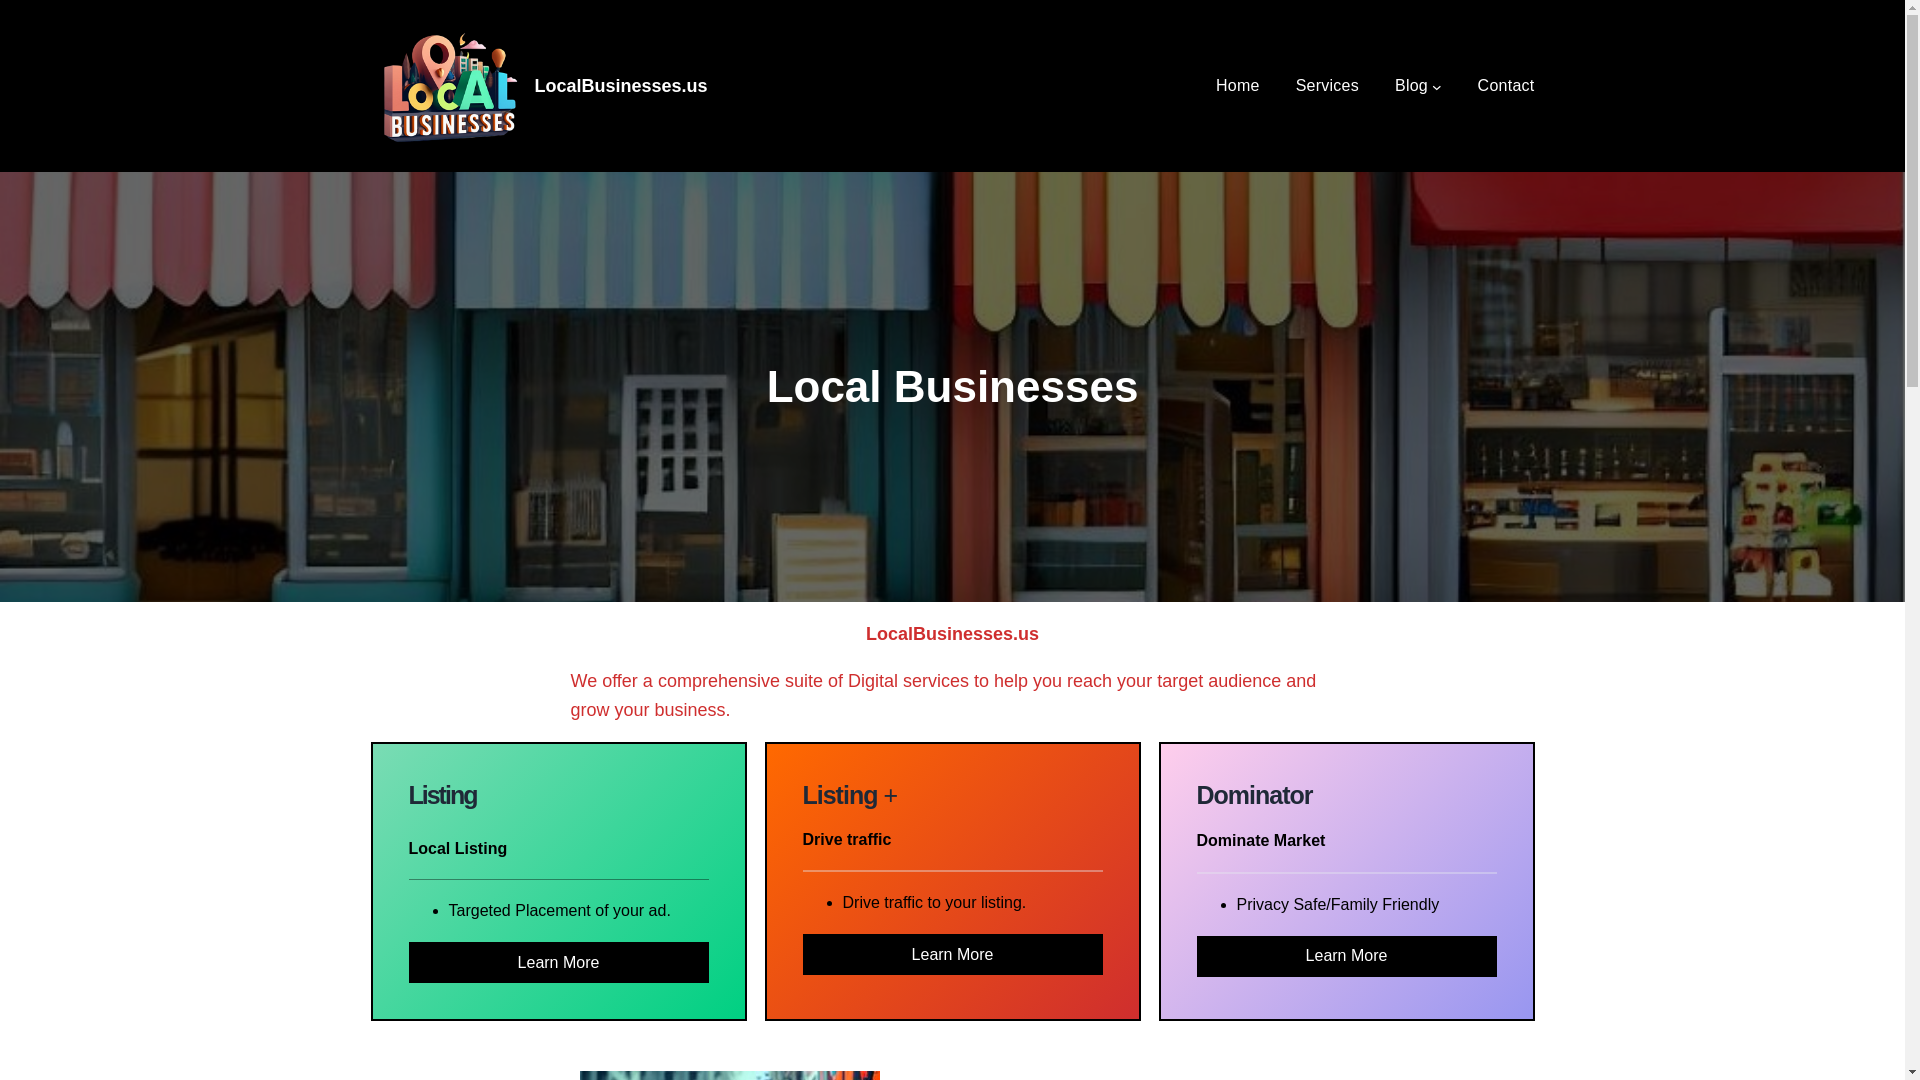 The width and height of the screenshot is (1920, 1080). What do you see at coordinates (533, 84) in the screenshot?
I see `'LocalBusinesses.us'` at bounding box center [533, 84].